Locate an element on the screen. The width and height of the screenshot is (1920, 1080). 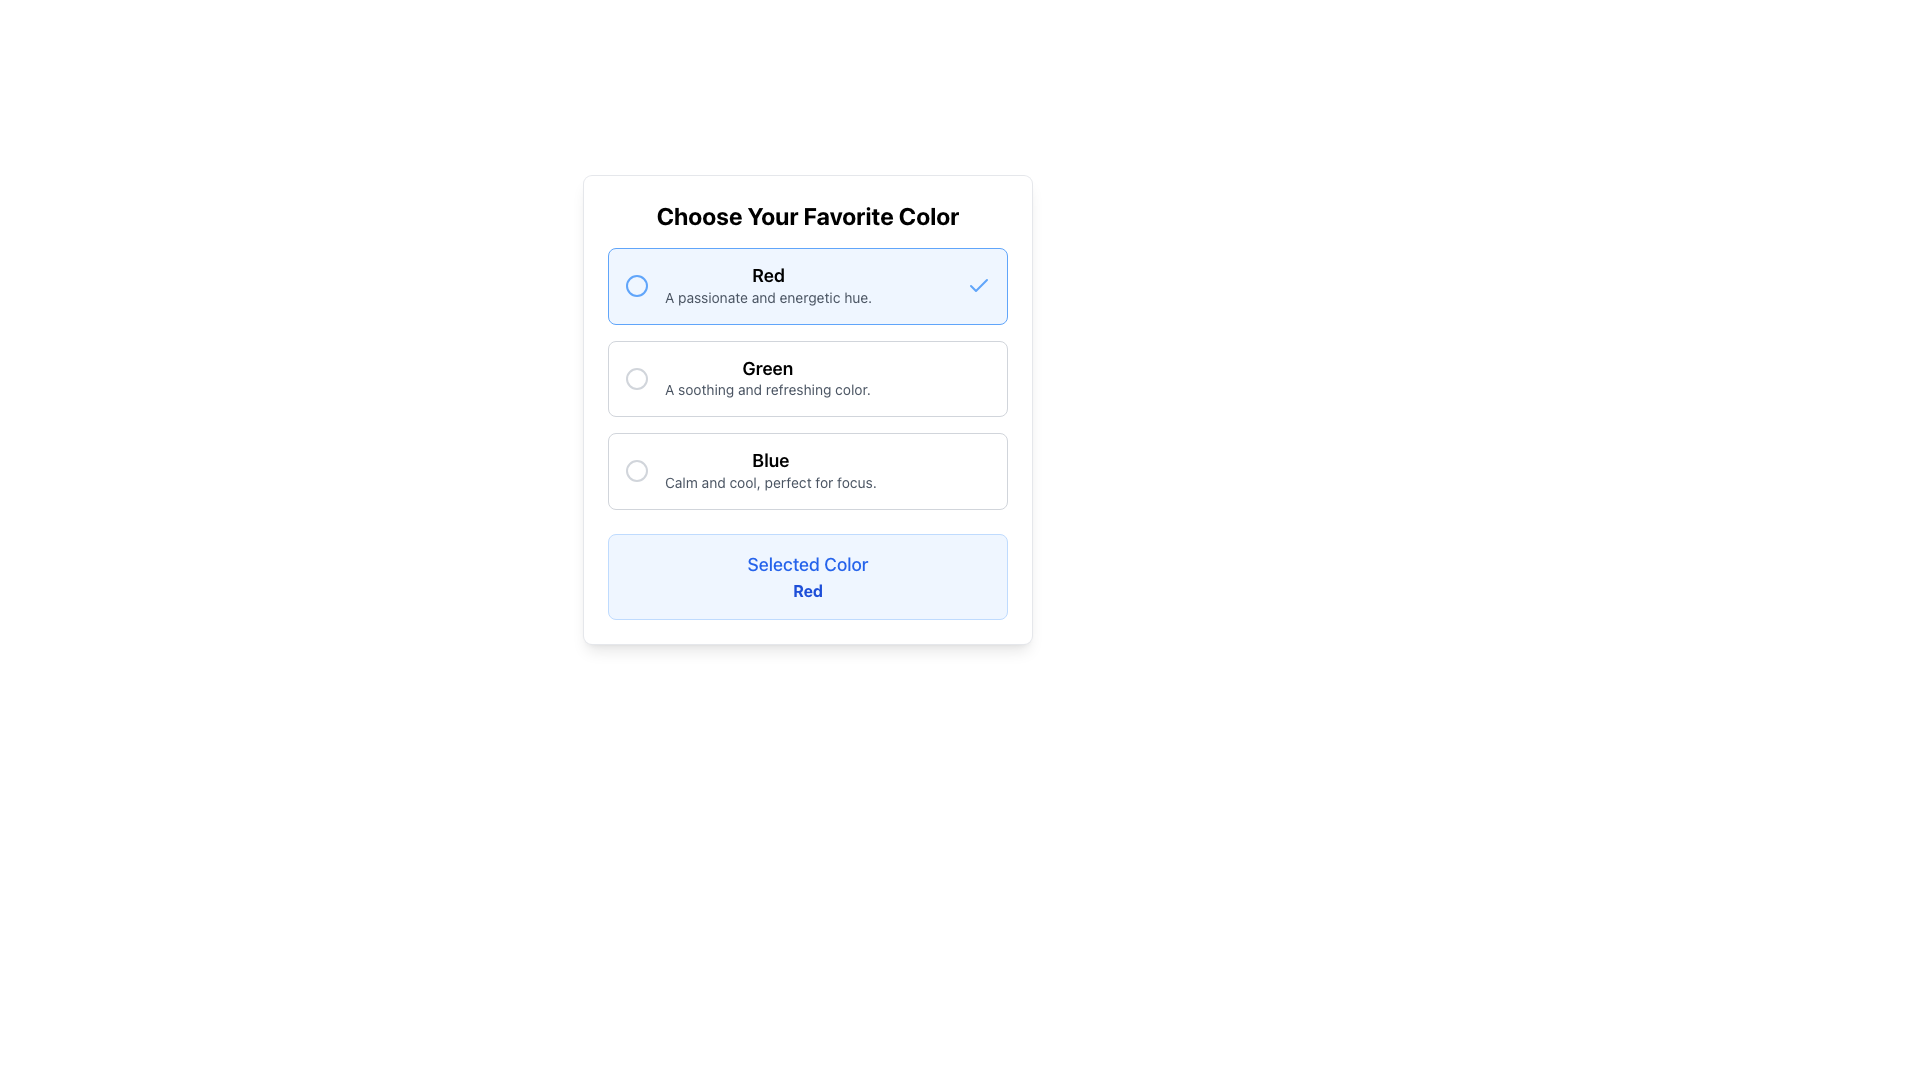
the 'Green' selectable list item, which is the second option in the selection list under the header 'Choose Your Favorite Color' is located at coordinates (807, 378).